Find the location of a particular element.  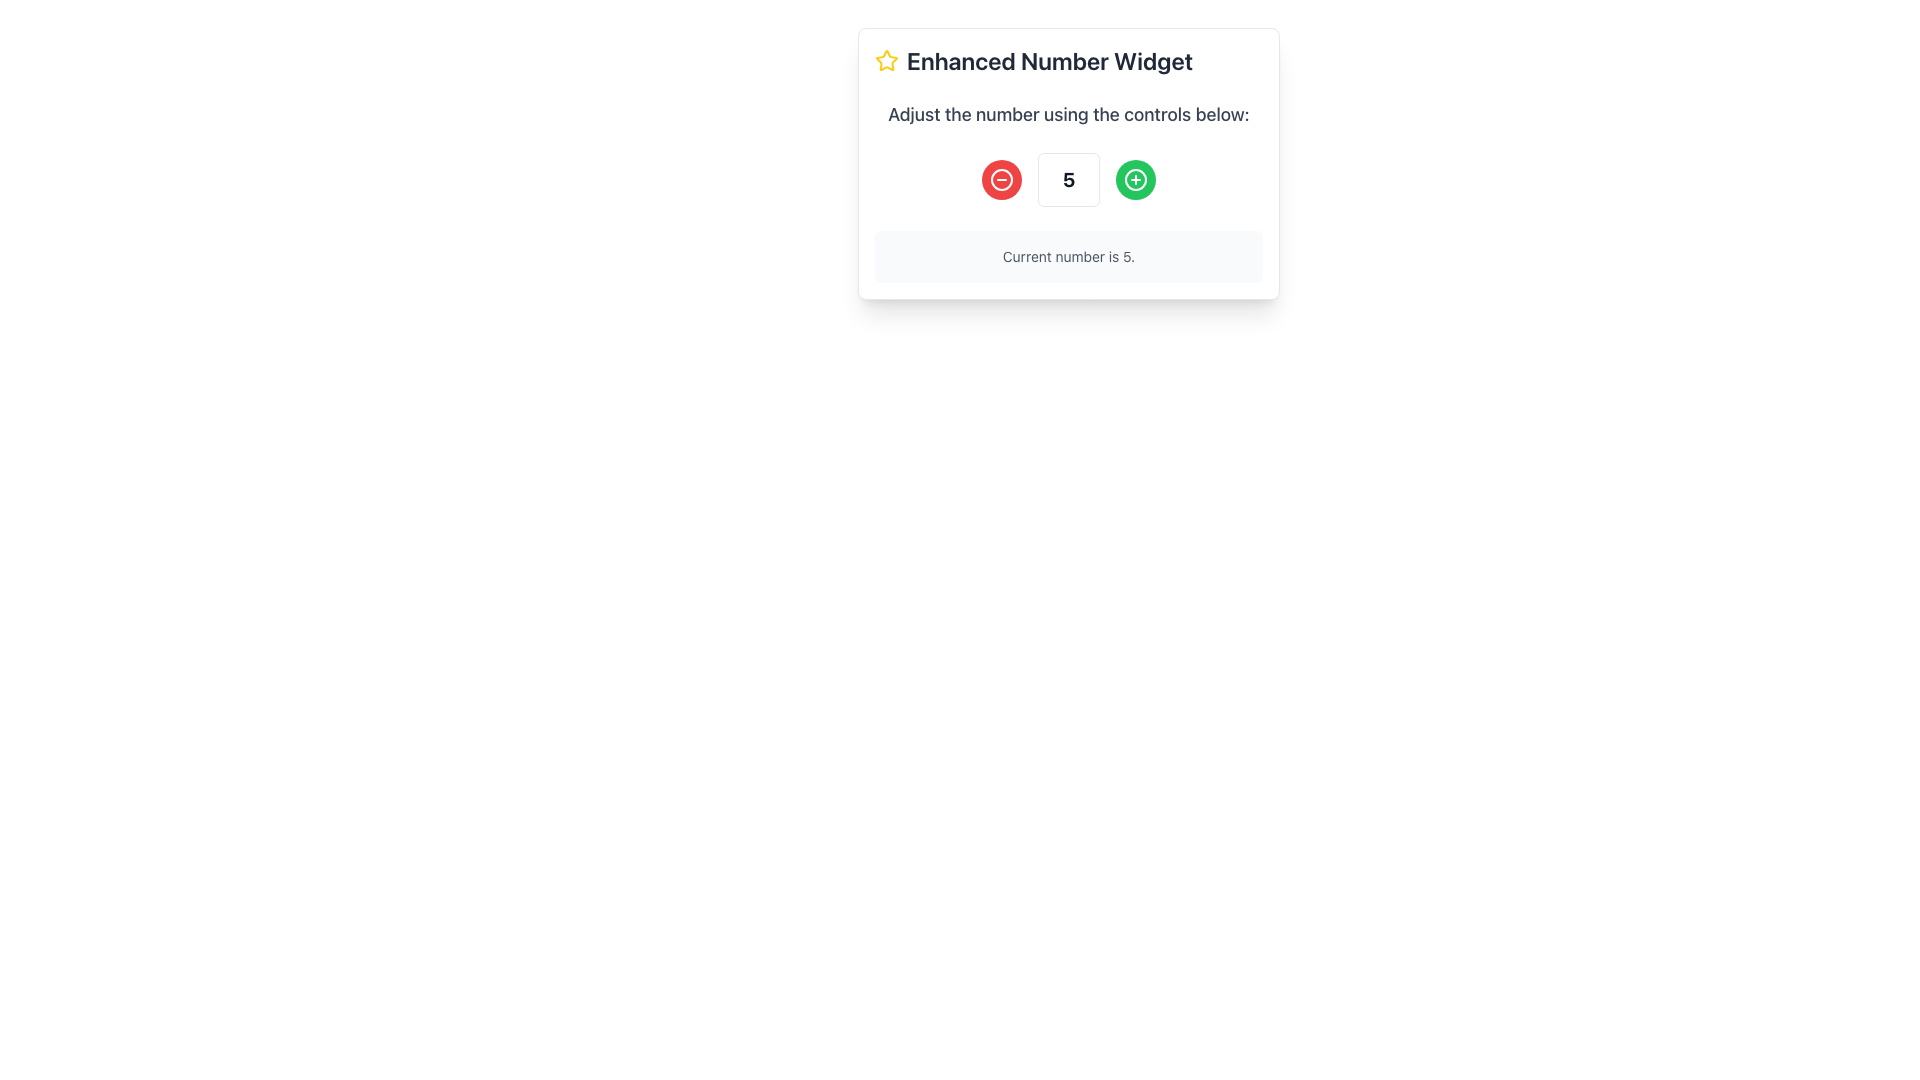

the circular green button with a white plus icon to trigger the hover effect is located at coordinates (1136, 180).